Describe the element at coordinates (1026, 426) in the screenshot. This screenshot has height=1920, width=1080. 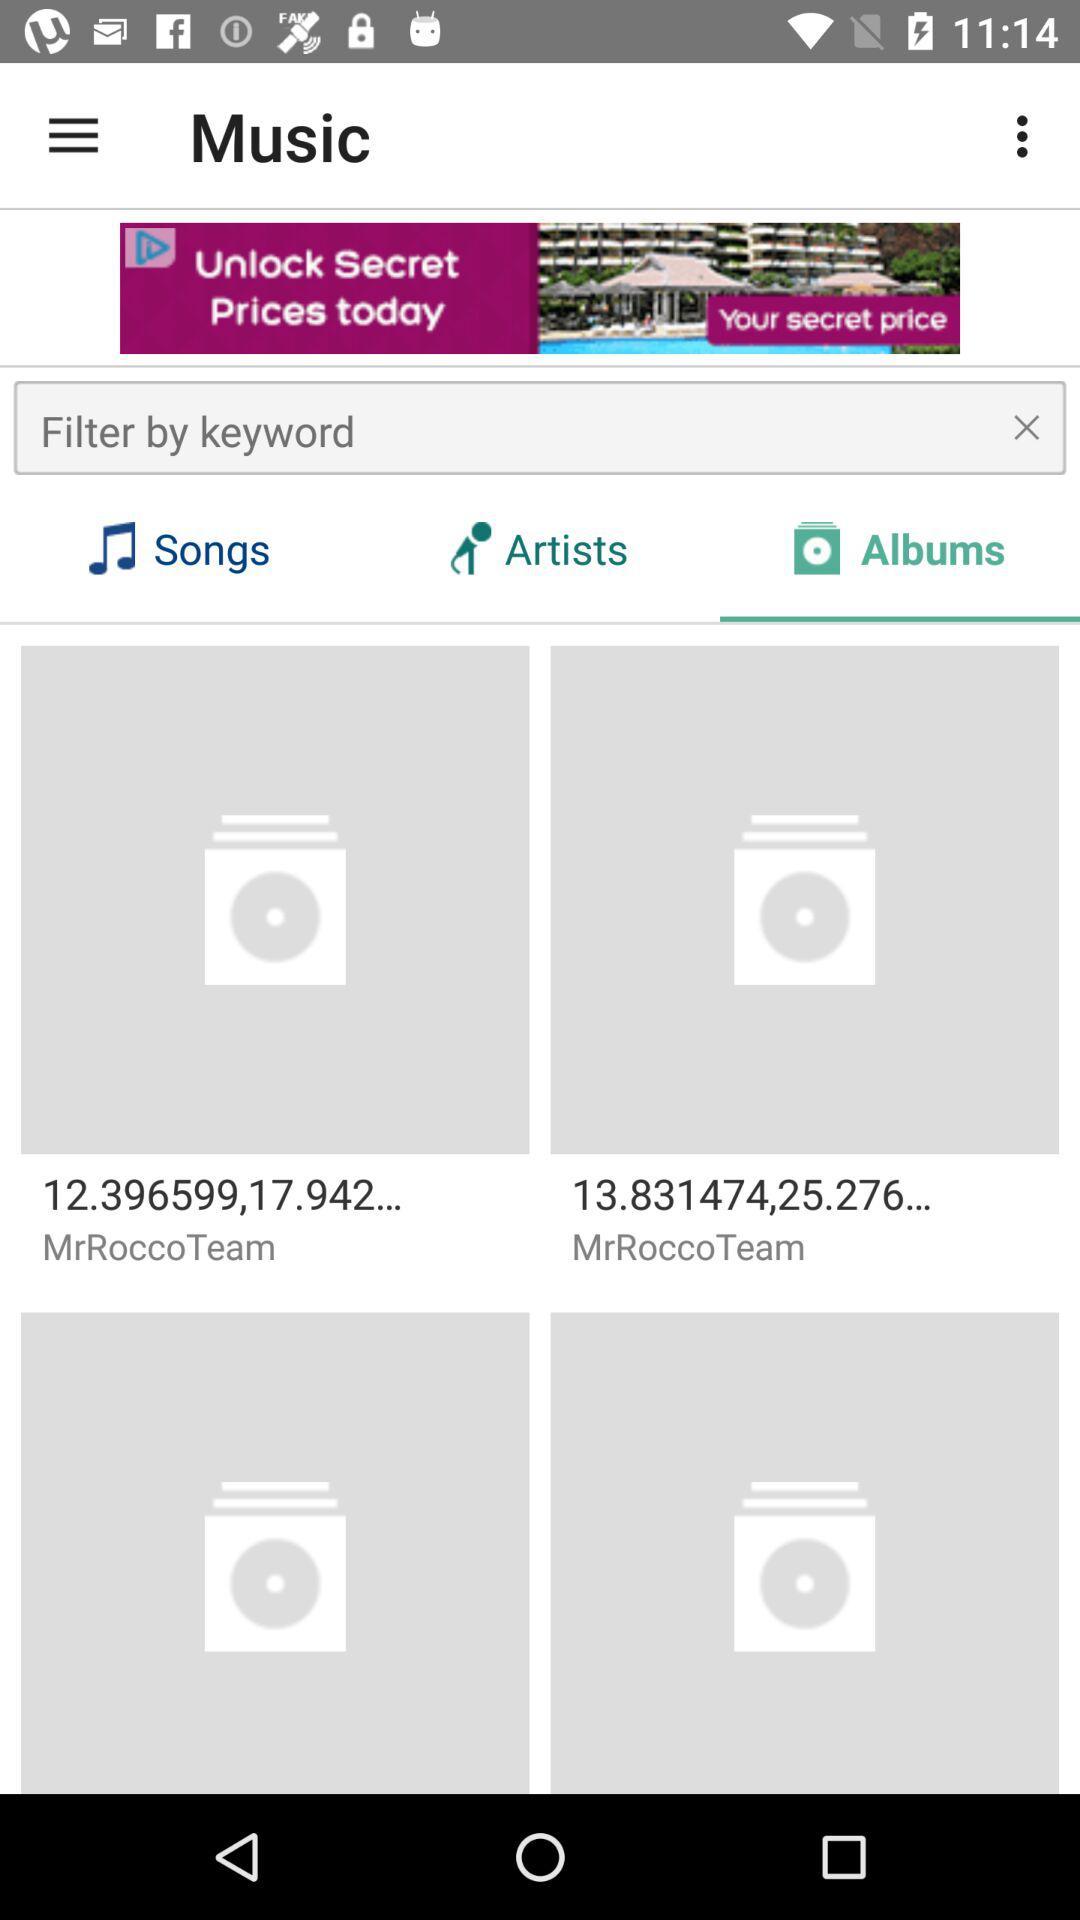
I see `the symbol` at that location.